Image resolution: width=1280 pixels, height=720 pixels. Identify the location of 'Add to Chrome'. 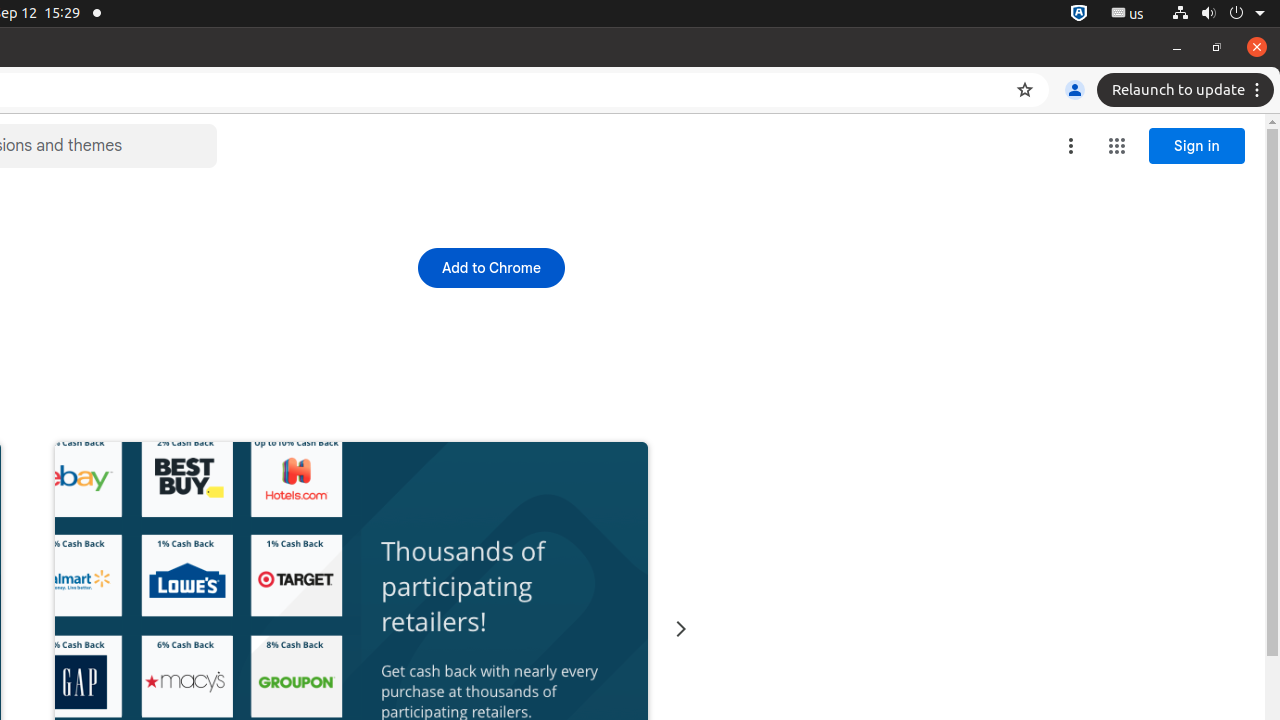
(491, 266).